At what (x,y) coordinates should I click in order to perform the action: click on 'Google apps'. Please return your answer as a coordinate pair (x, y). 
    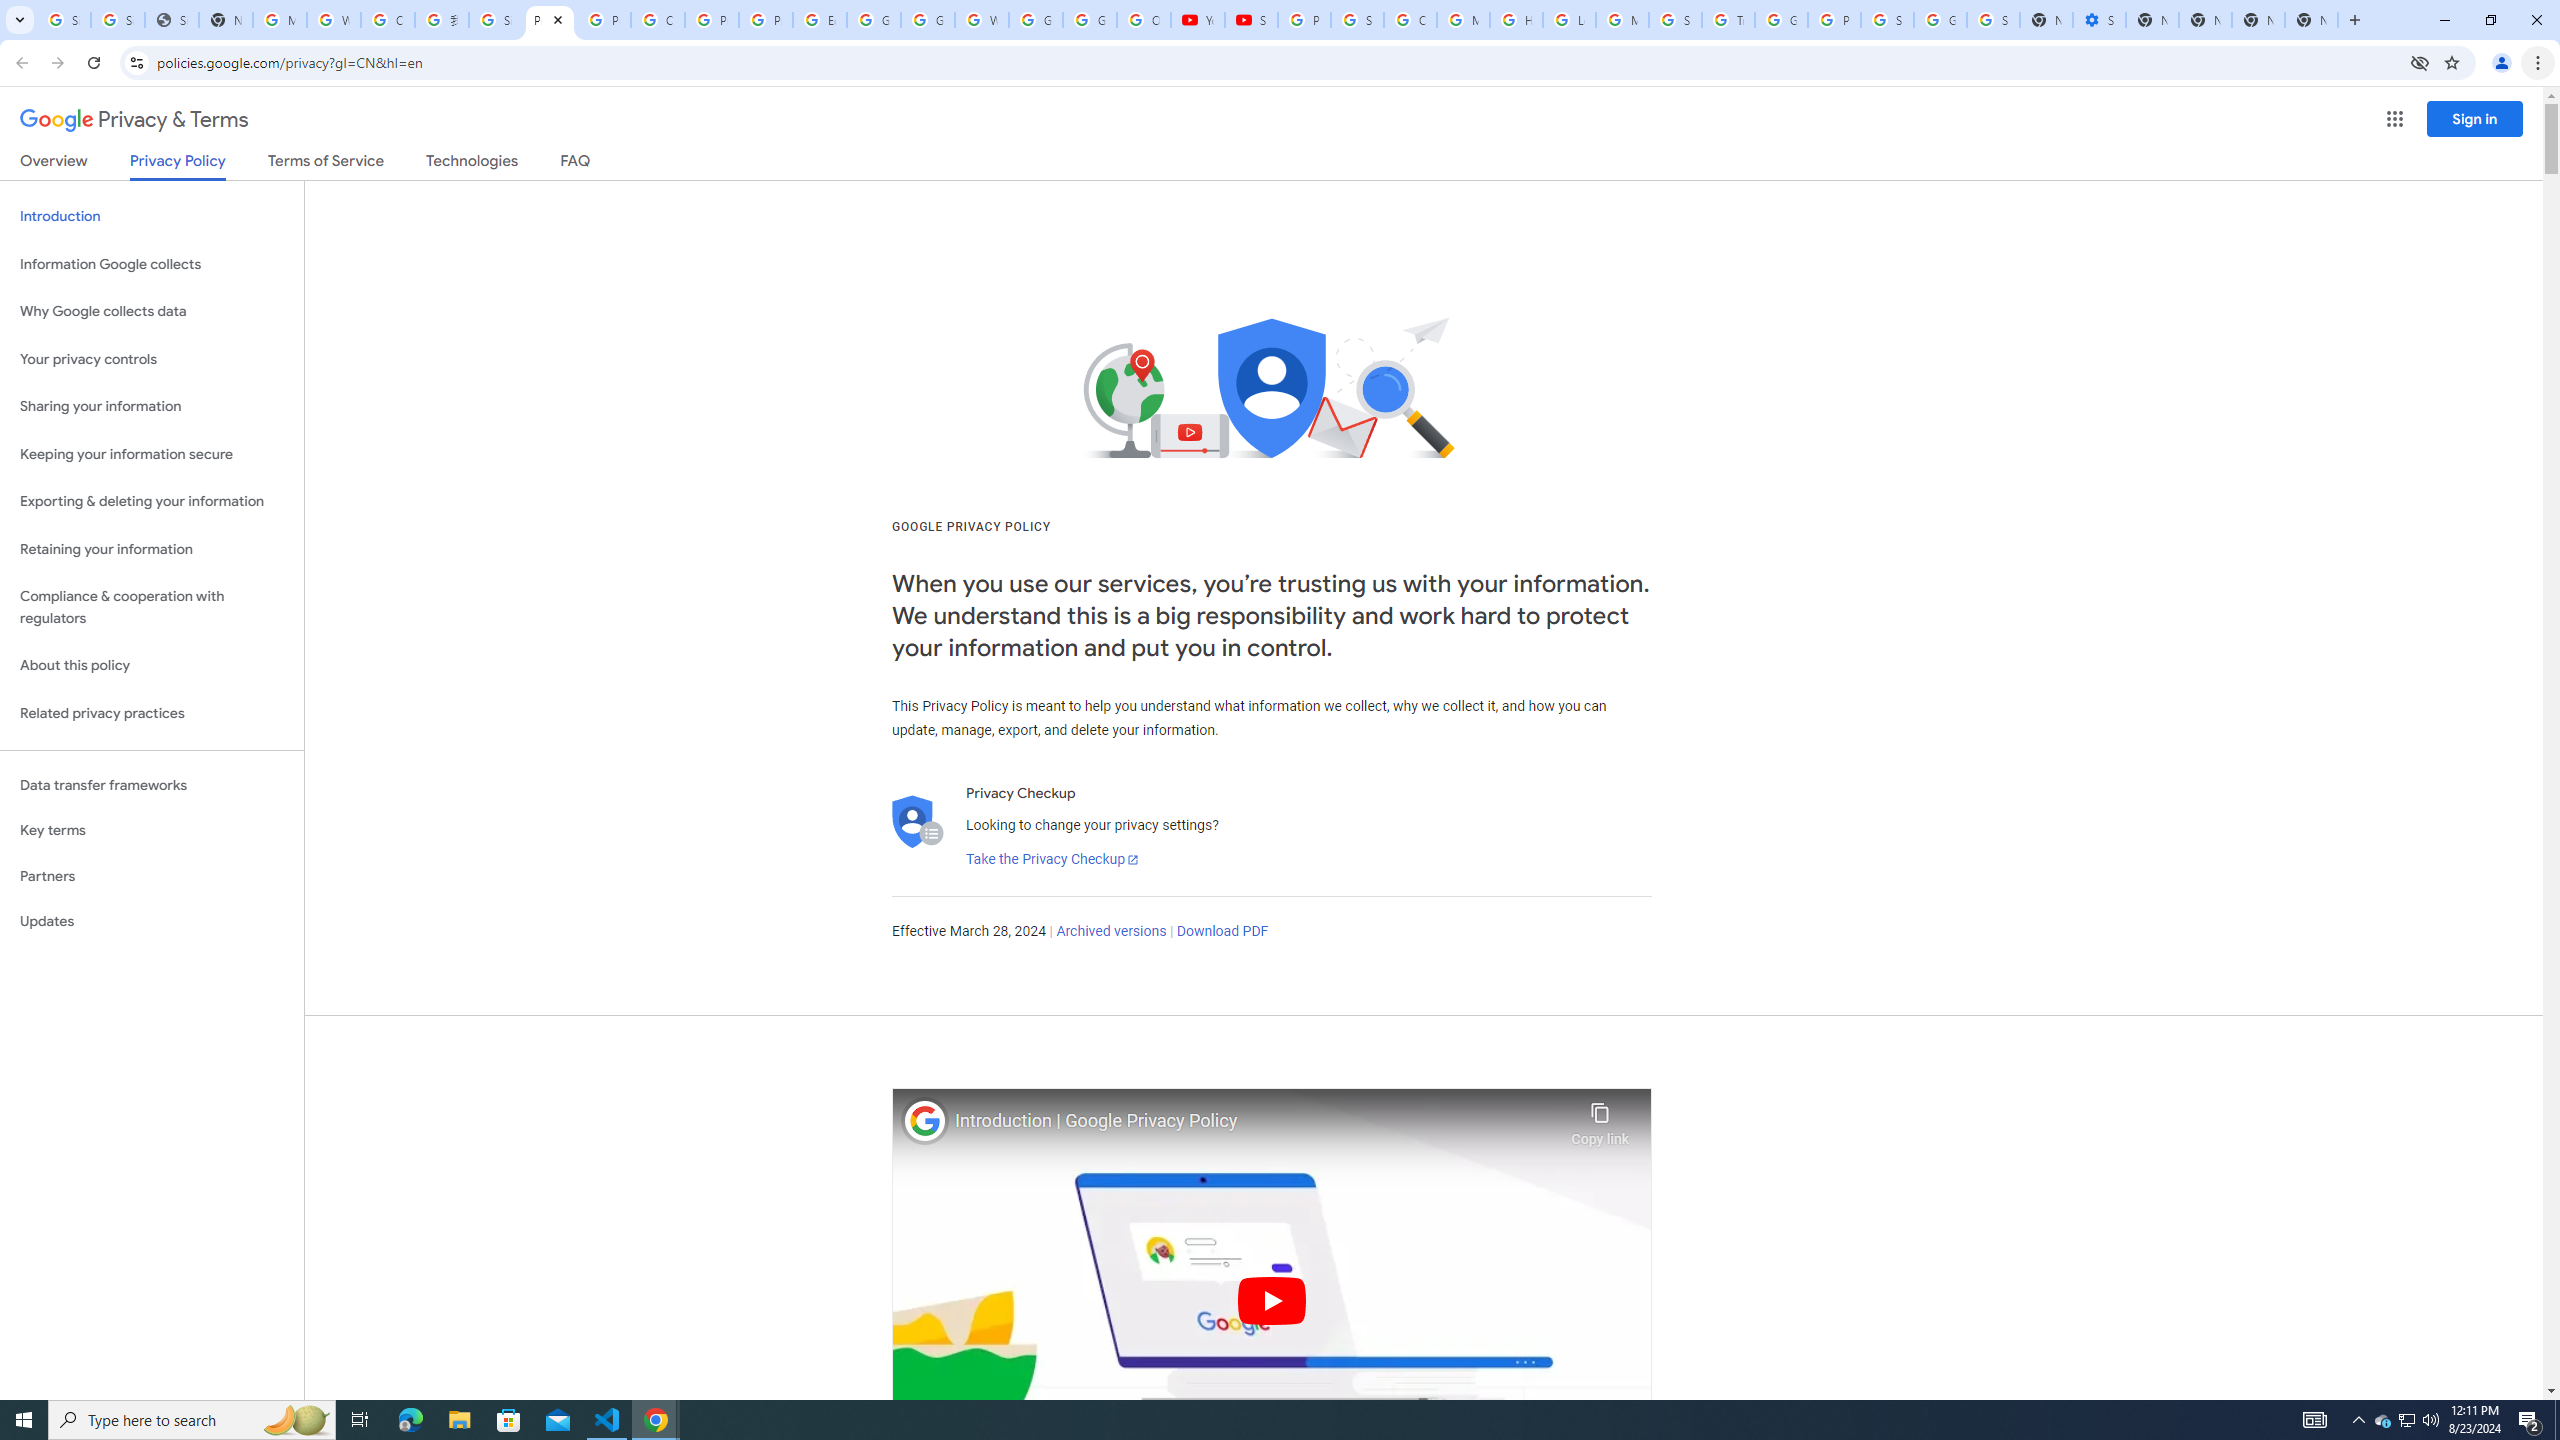
    Looking at the image, I should click on (2393, 118).